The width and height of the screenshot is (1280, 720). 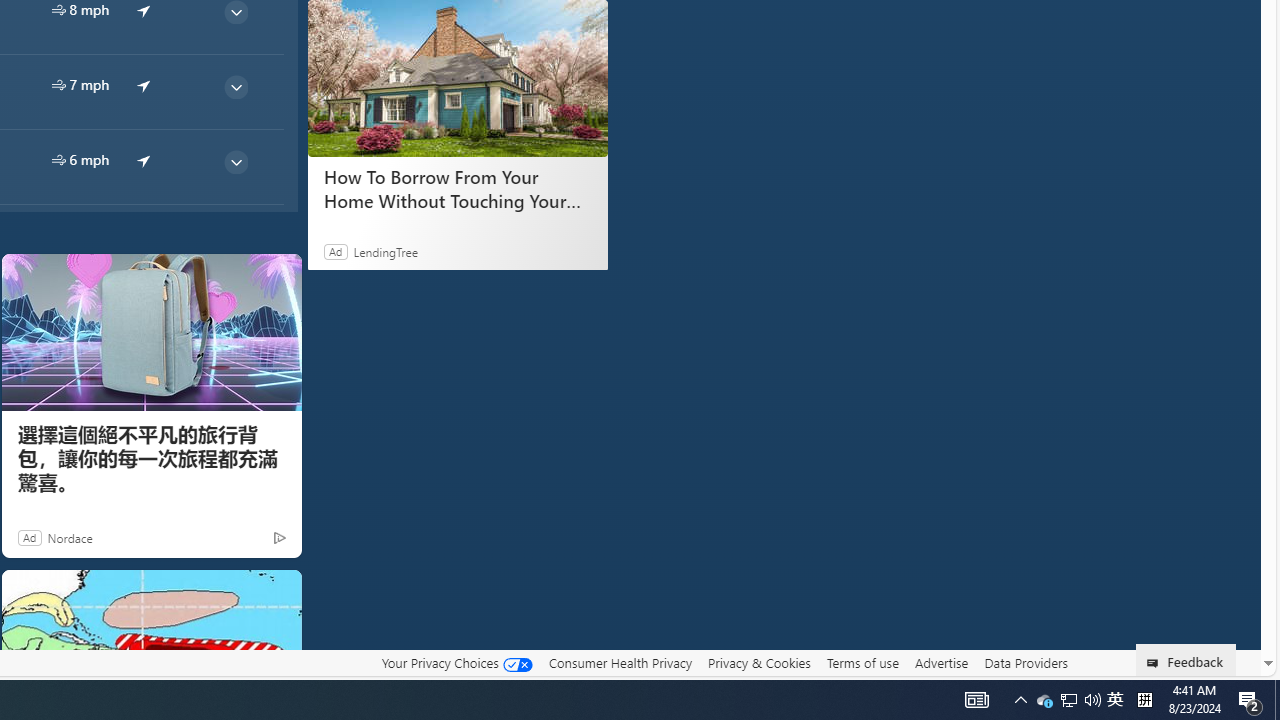 What do you see at coordinates (1025, 662) in the screenshot?
I see `'Data Providers'` at bounding box center [1025, 662].